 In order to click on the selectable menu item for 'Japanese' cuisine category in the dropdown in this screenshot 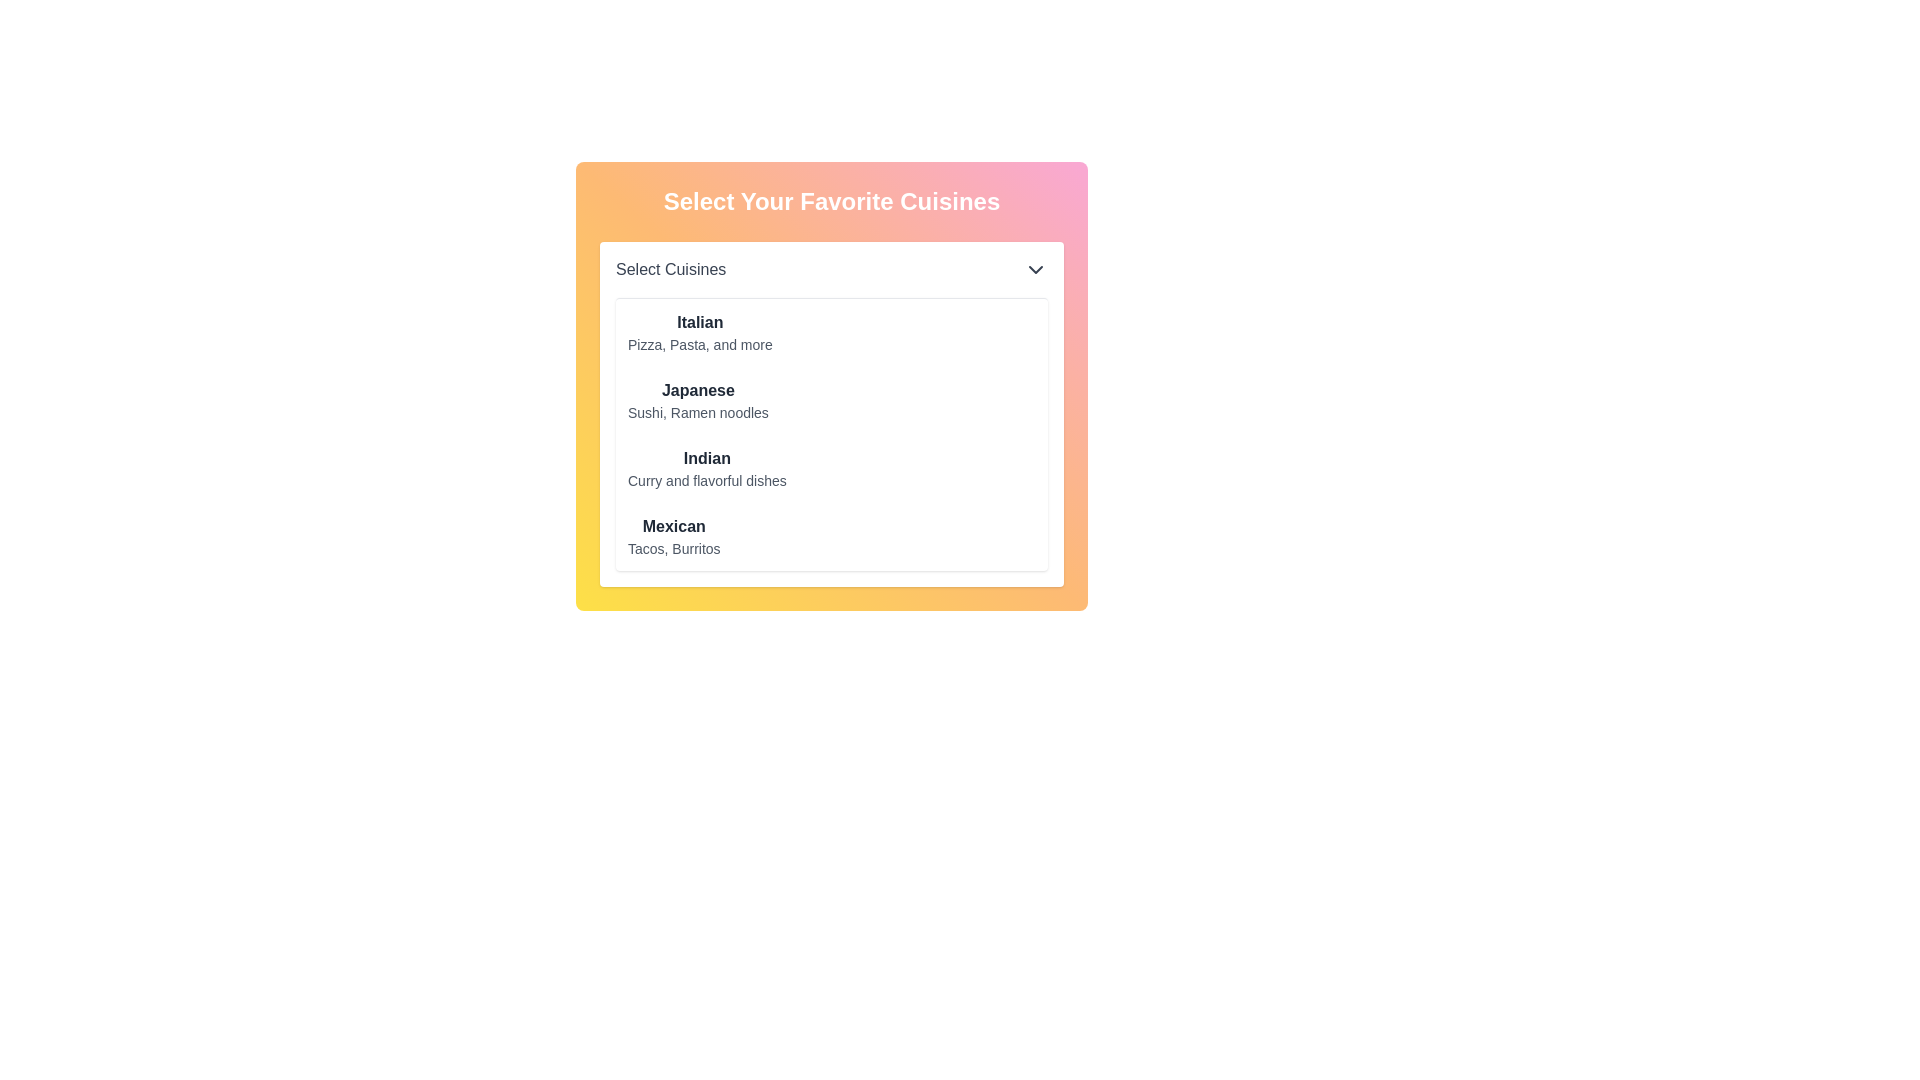, I will do `click(698, 401)`.